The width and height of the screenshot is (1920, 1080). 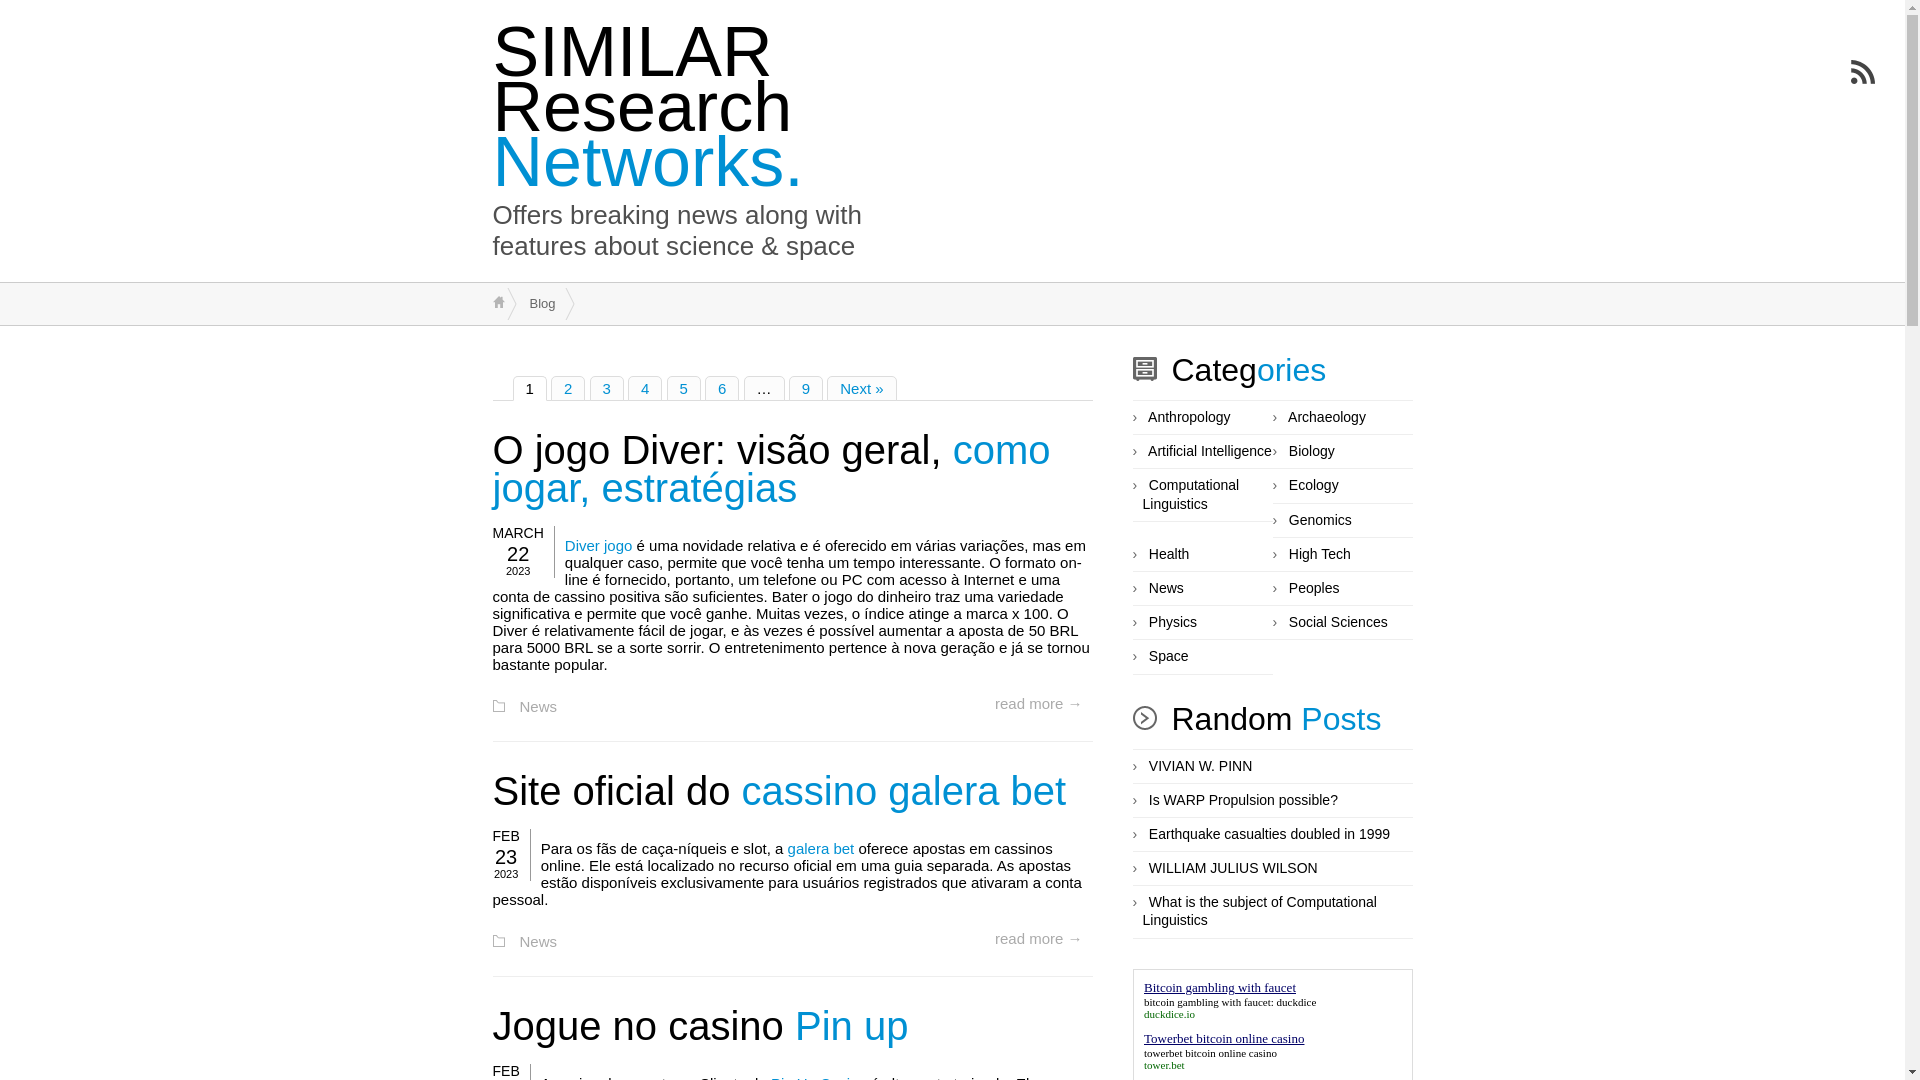 I want to click on 'Archaeology', so click(x=1326, y=416).